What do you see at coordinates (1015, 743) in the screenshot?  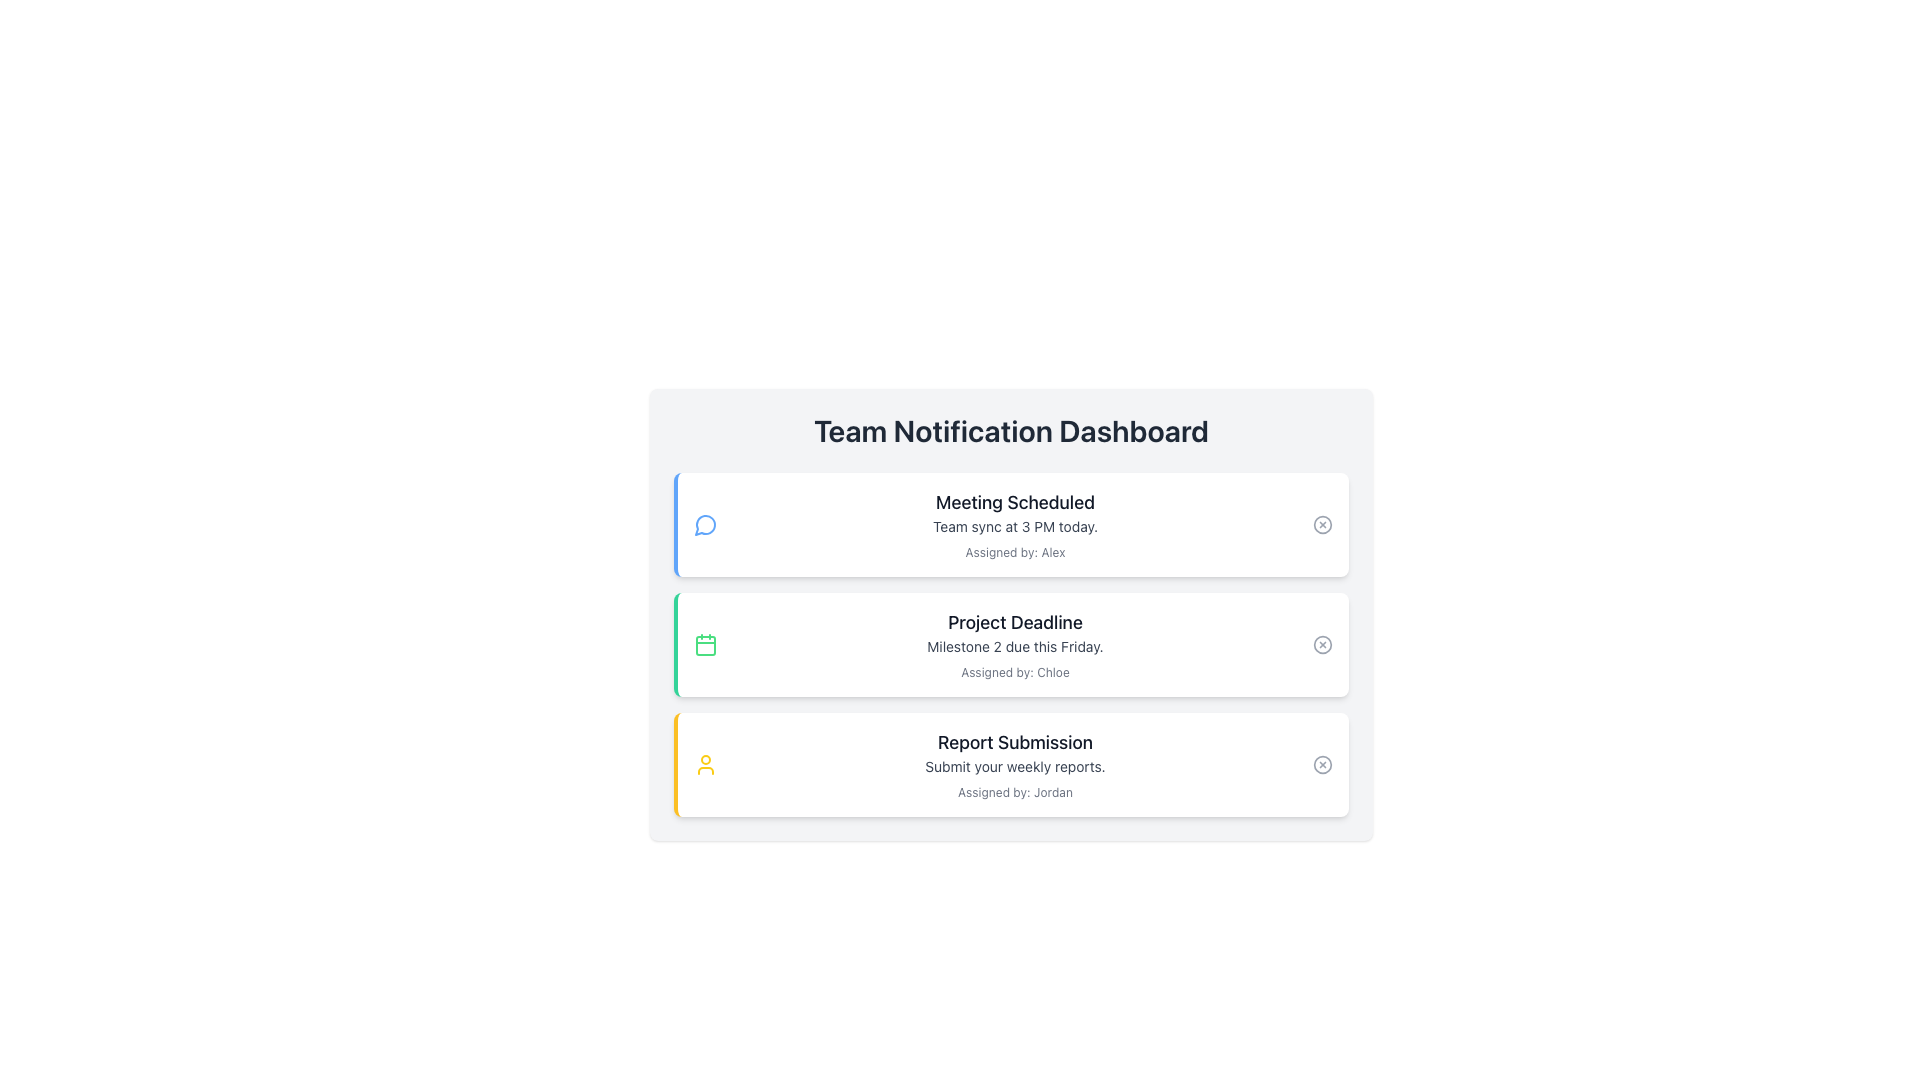 I see `the title text in the third notification card that summarizes the key purpose of the card's content, located above 'Submit your weekly reports.' and 'Assigned by: Jordan.'` at bounding box center [1015, 743].